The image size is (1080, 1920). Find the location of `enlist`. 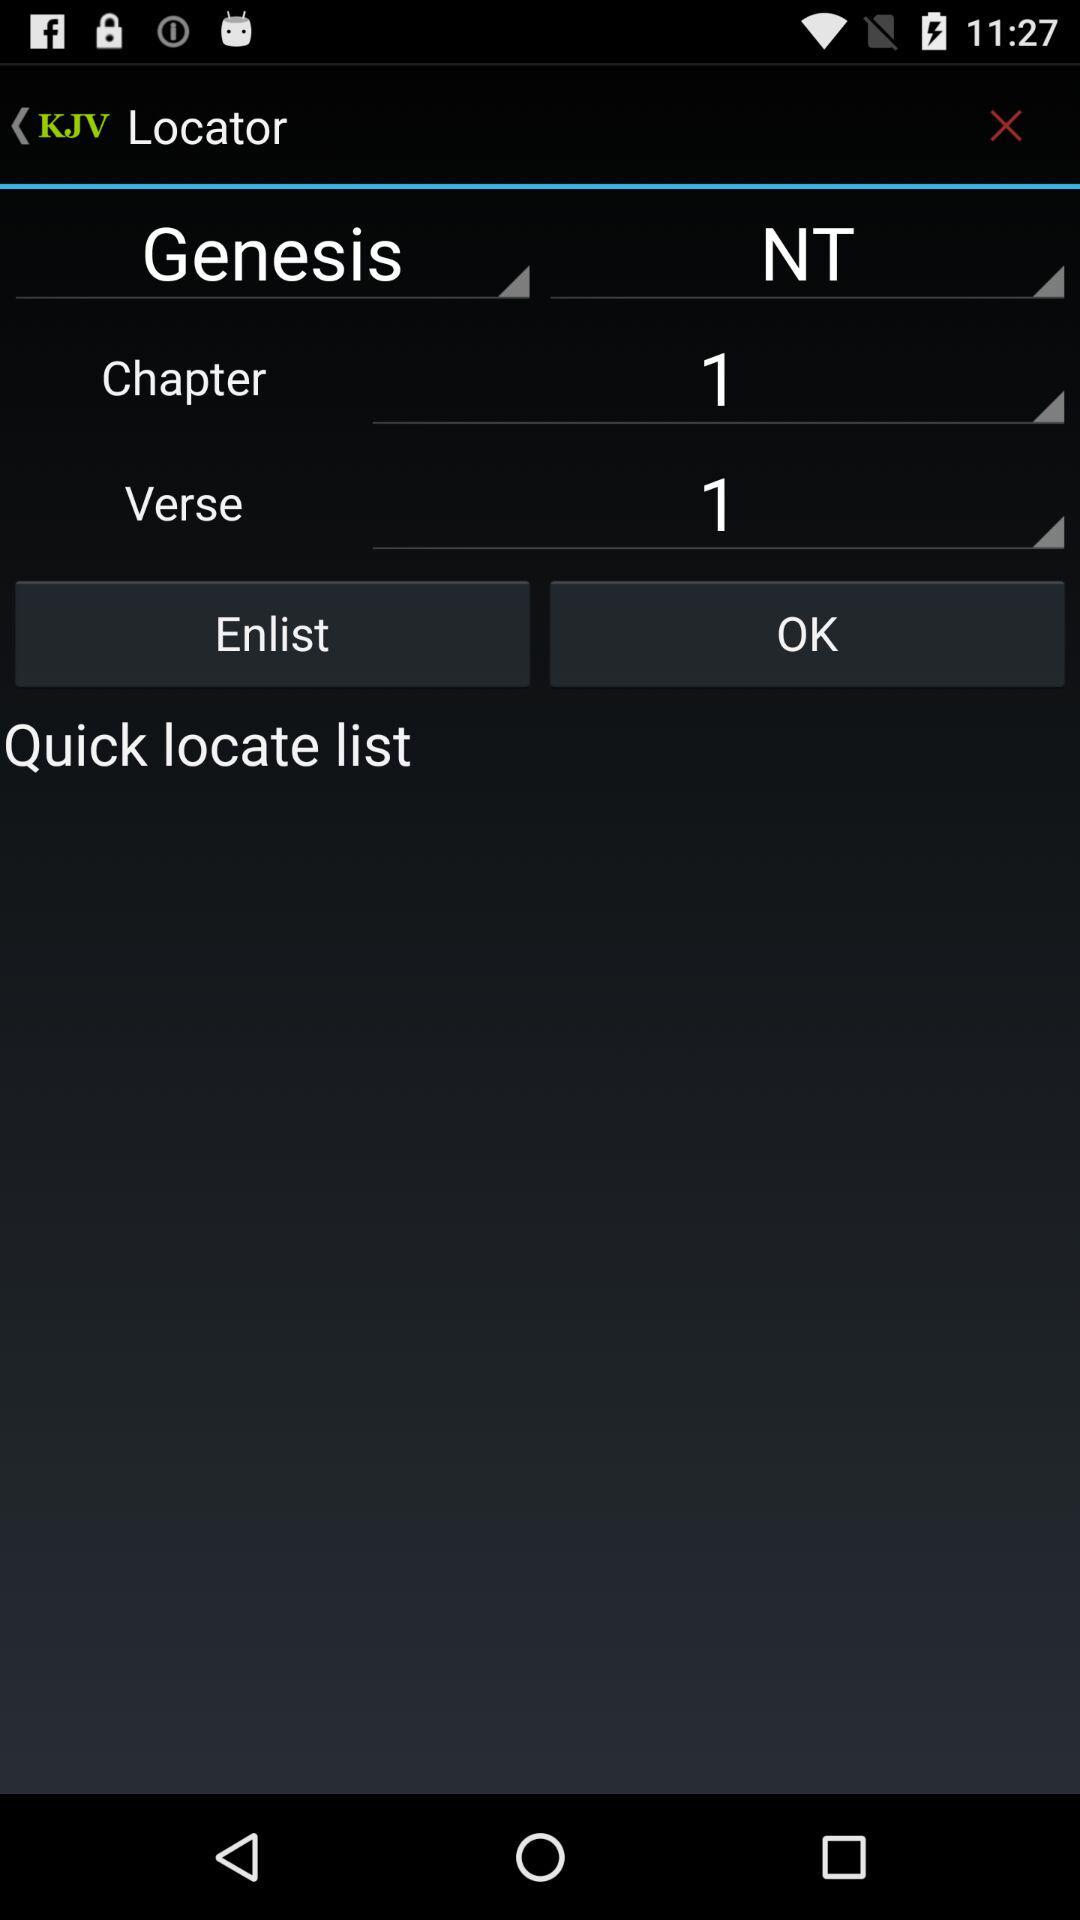

enlist is located at coordinates (272, 632).